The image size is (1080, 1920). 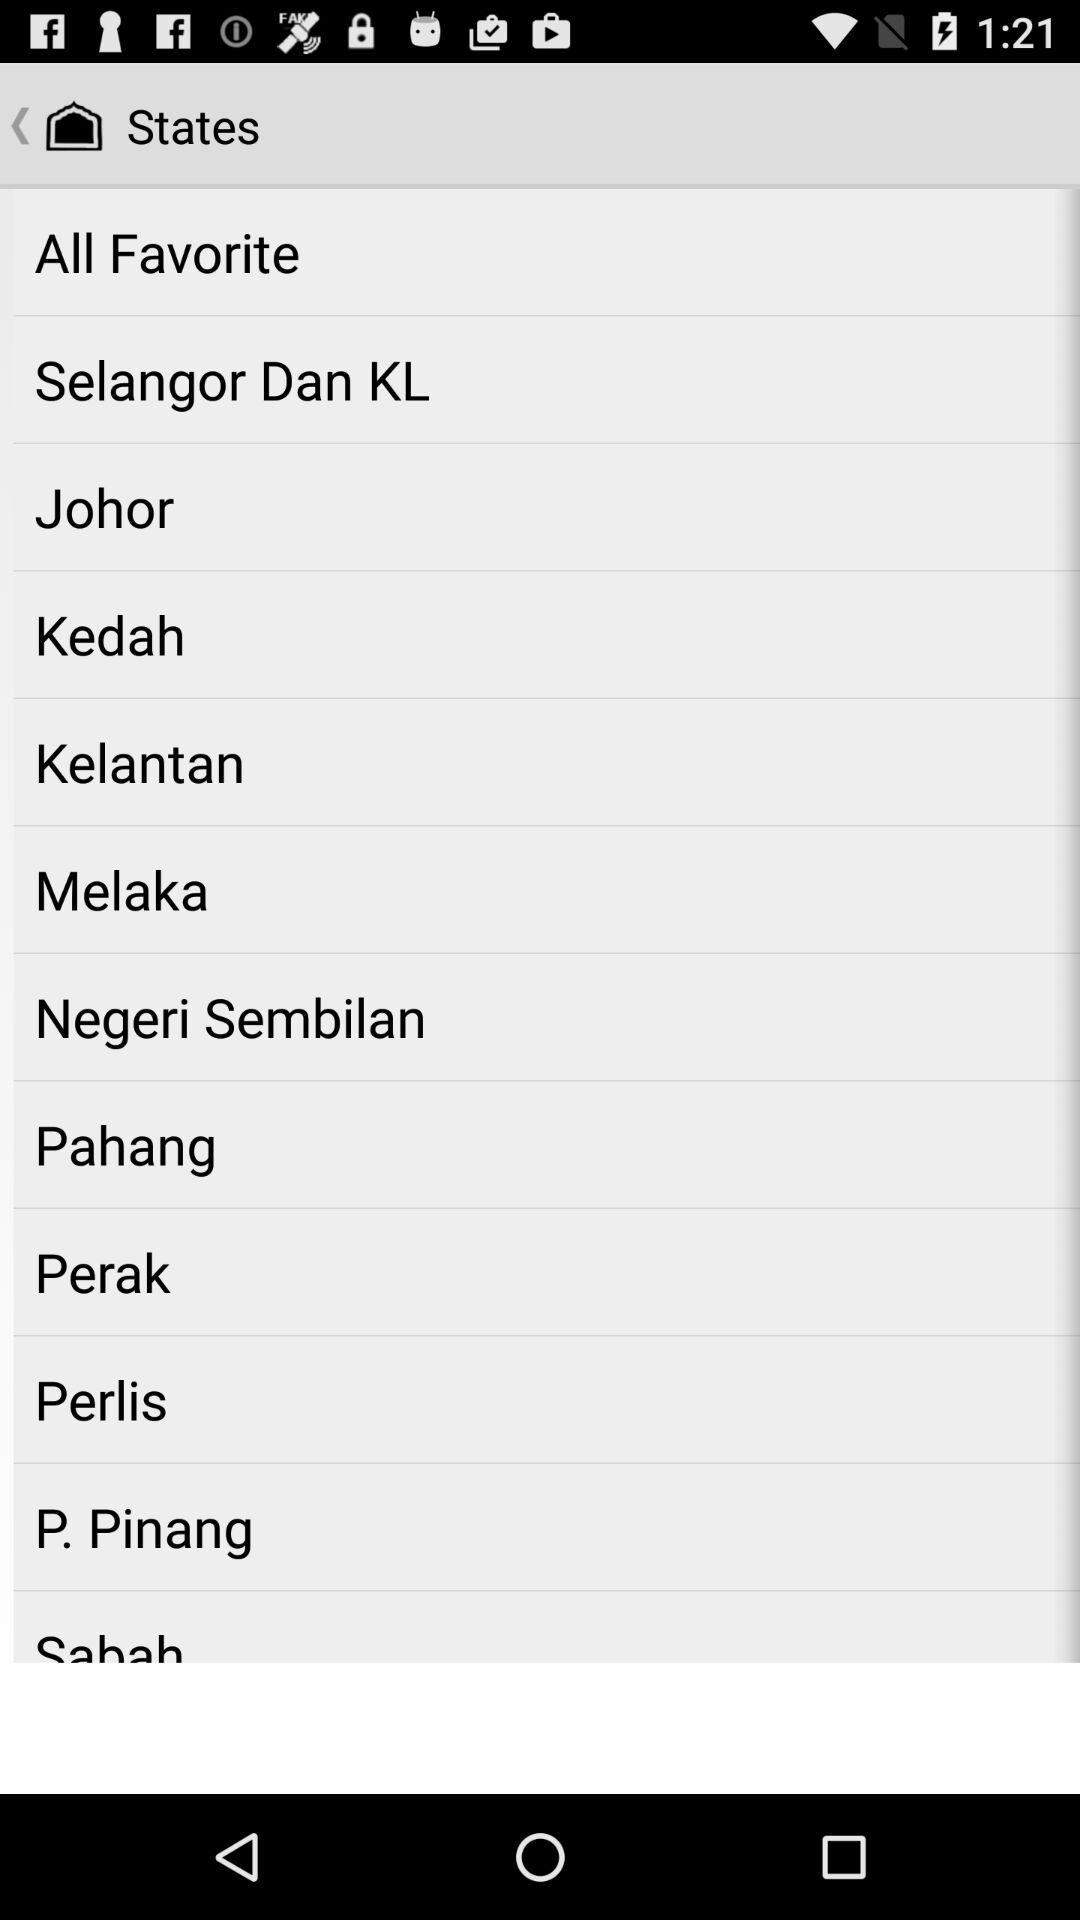 What do you see at coordinates (540, 1727) in the screenshot?
I see `item below sabah app` at bounding box center [540, 1727].